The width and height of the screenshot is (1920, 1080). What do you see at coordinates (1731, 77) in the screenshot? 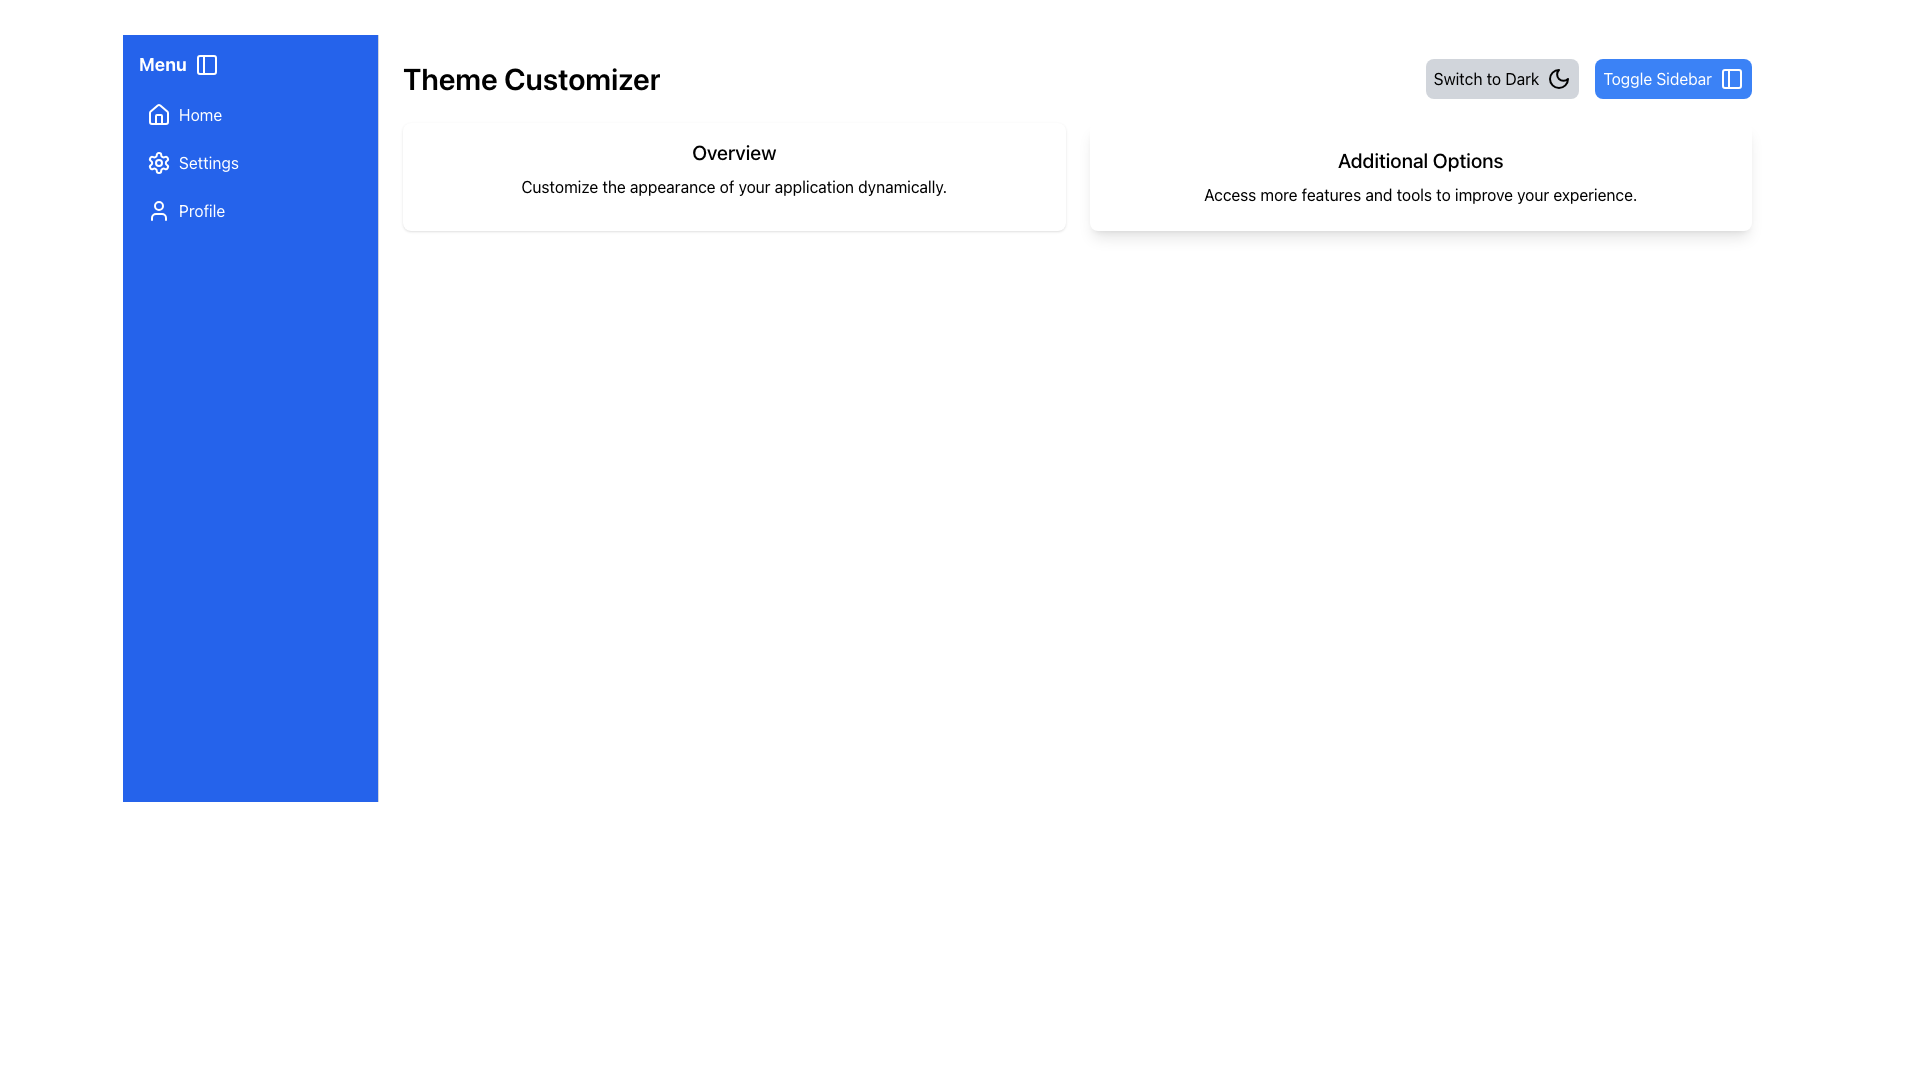
I see `the left portion of the SVG icon representing the 'Toggle Sidebar' functionality` at bounding box center [1731, 77].